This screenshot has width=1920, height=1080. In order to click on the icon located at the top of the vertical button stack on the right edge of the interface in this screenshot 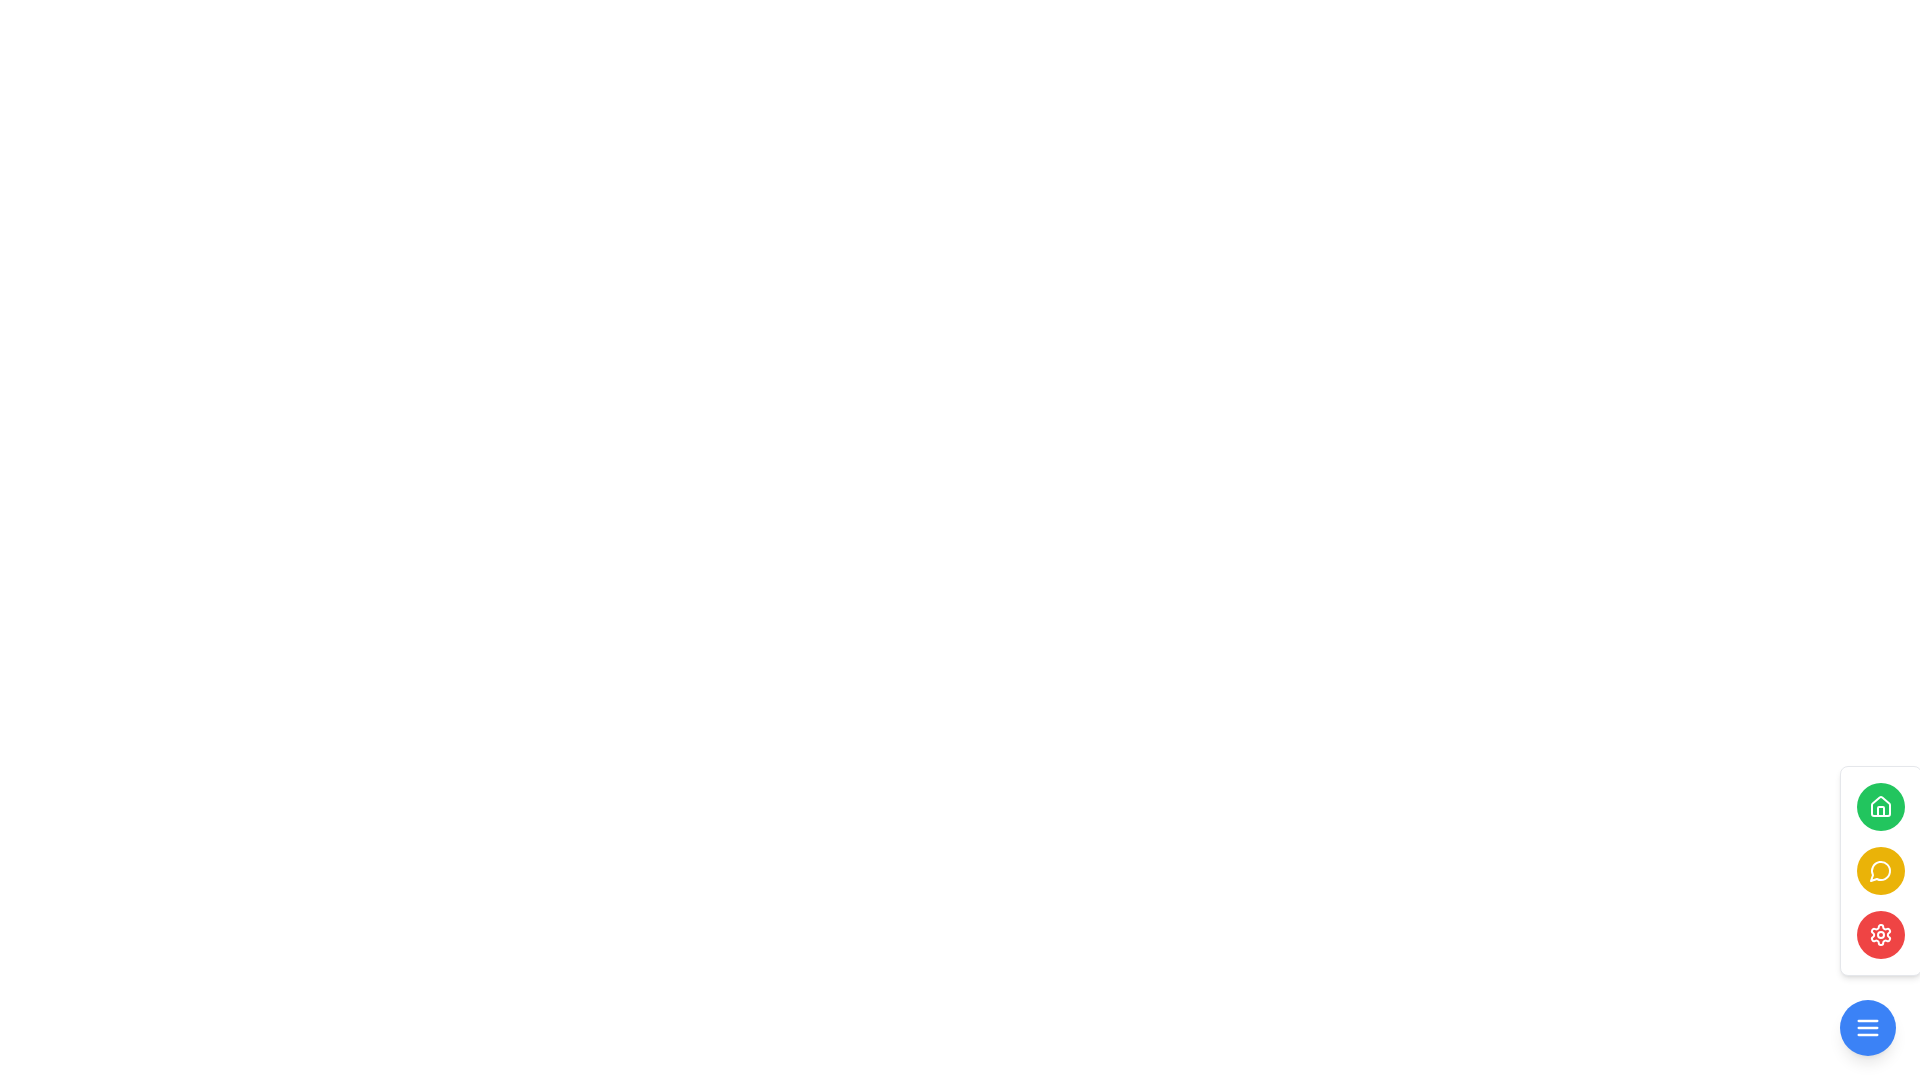, I will do `click(1880, 805)`.